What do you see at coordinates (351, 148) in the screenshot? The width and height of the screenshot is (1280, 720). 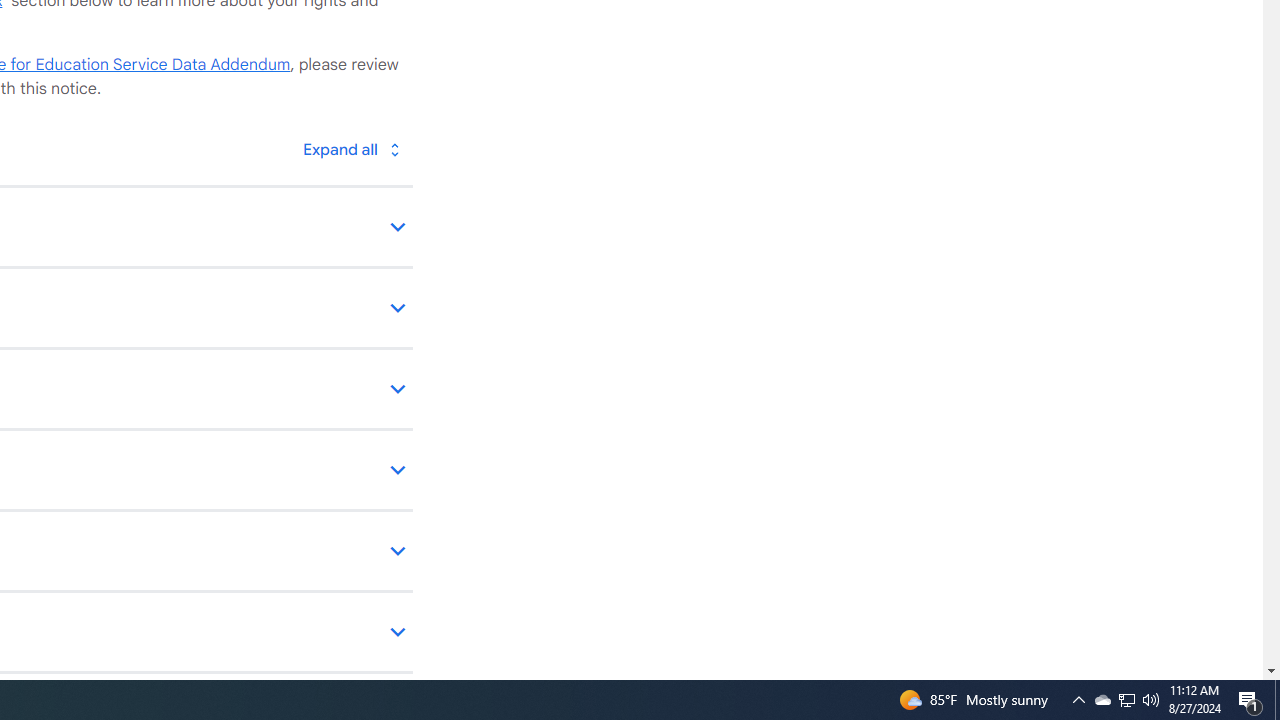 I see `'Toggle all'` at bounding box center [351, 148].